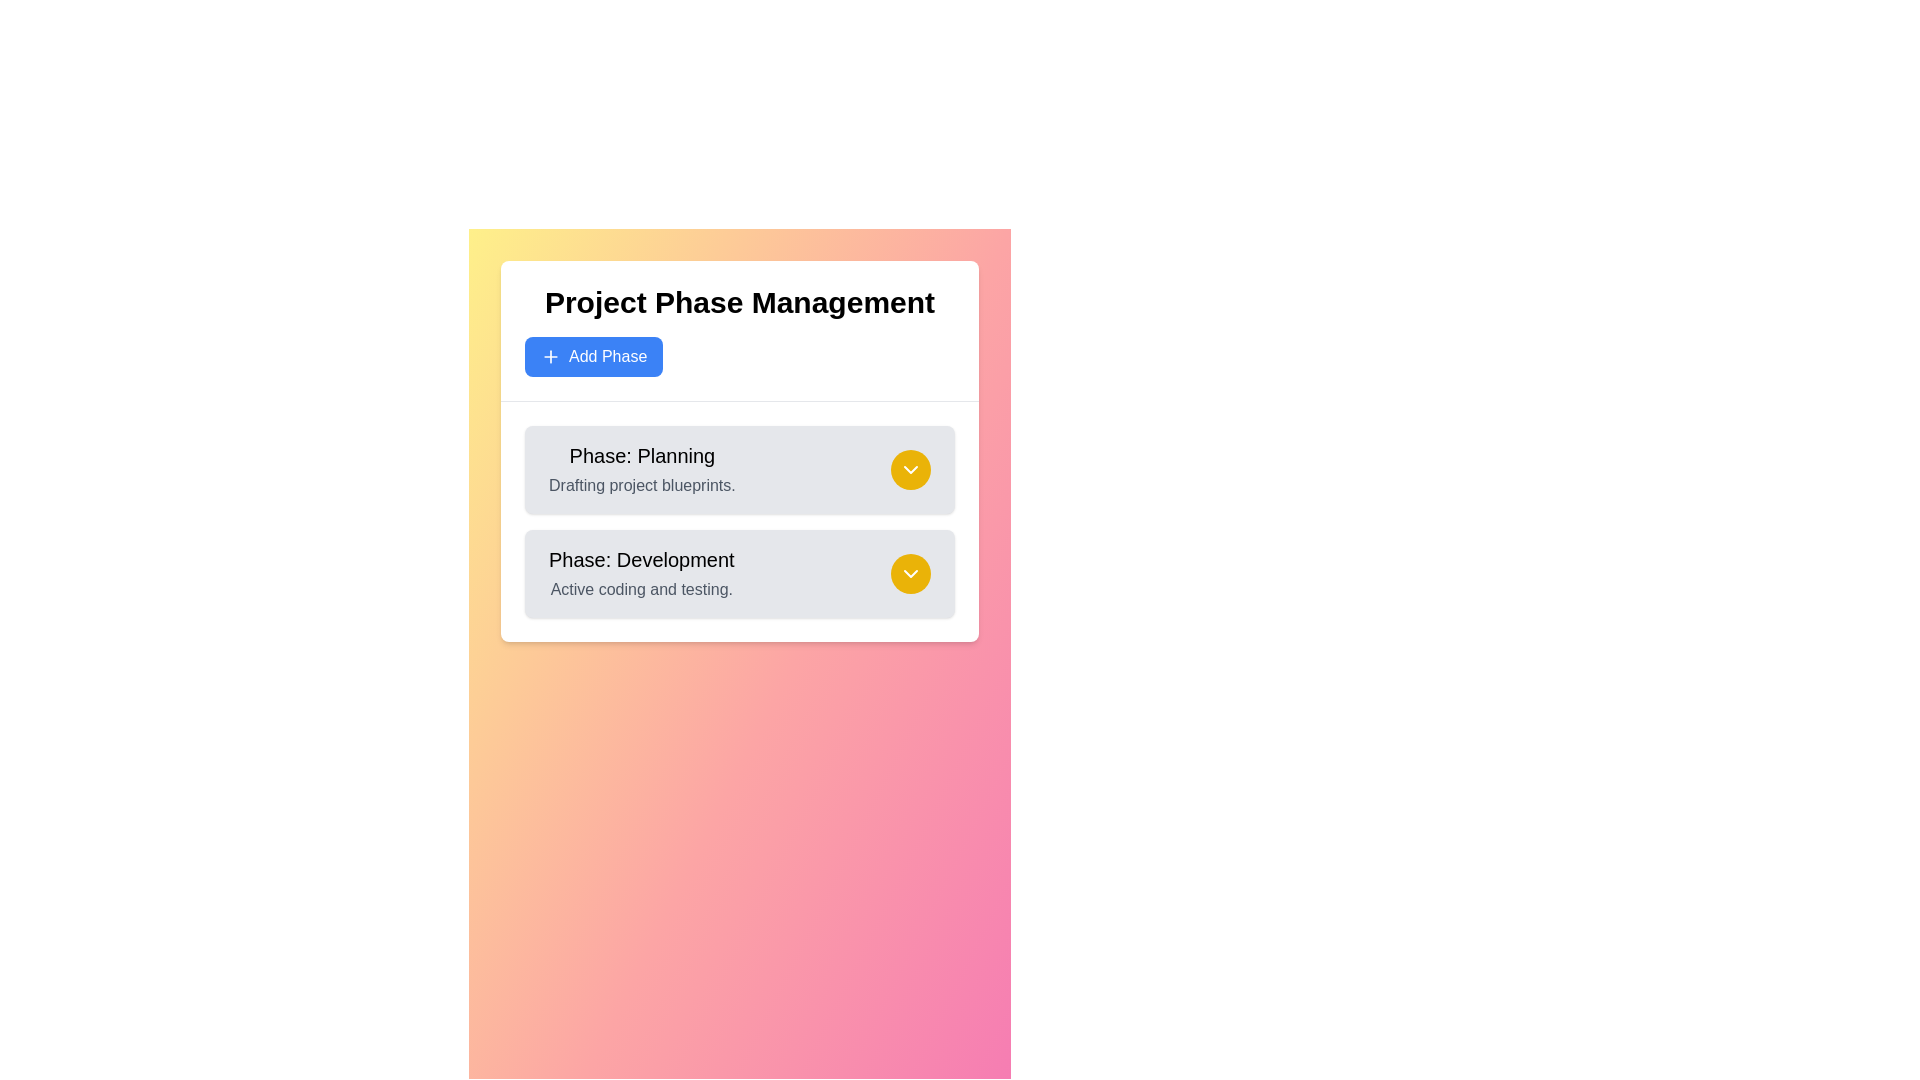  What do you see at coordinates (910, 470) in the screenshot?
I see `the downward-pointing chevron SVG icon located within the circular yellow button adjacent to the 'Phase: Development' entry` at bounding box center [910, 470].